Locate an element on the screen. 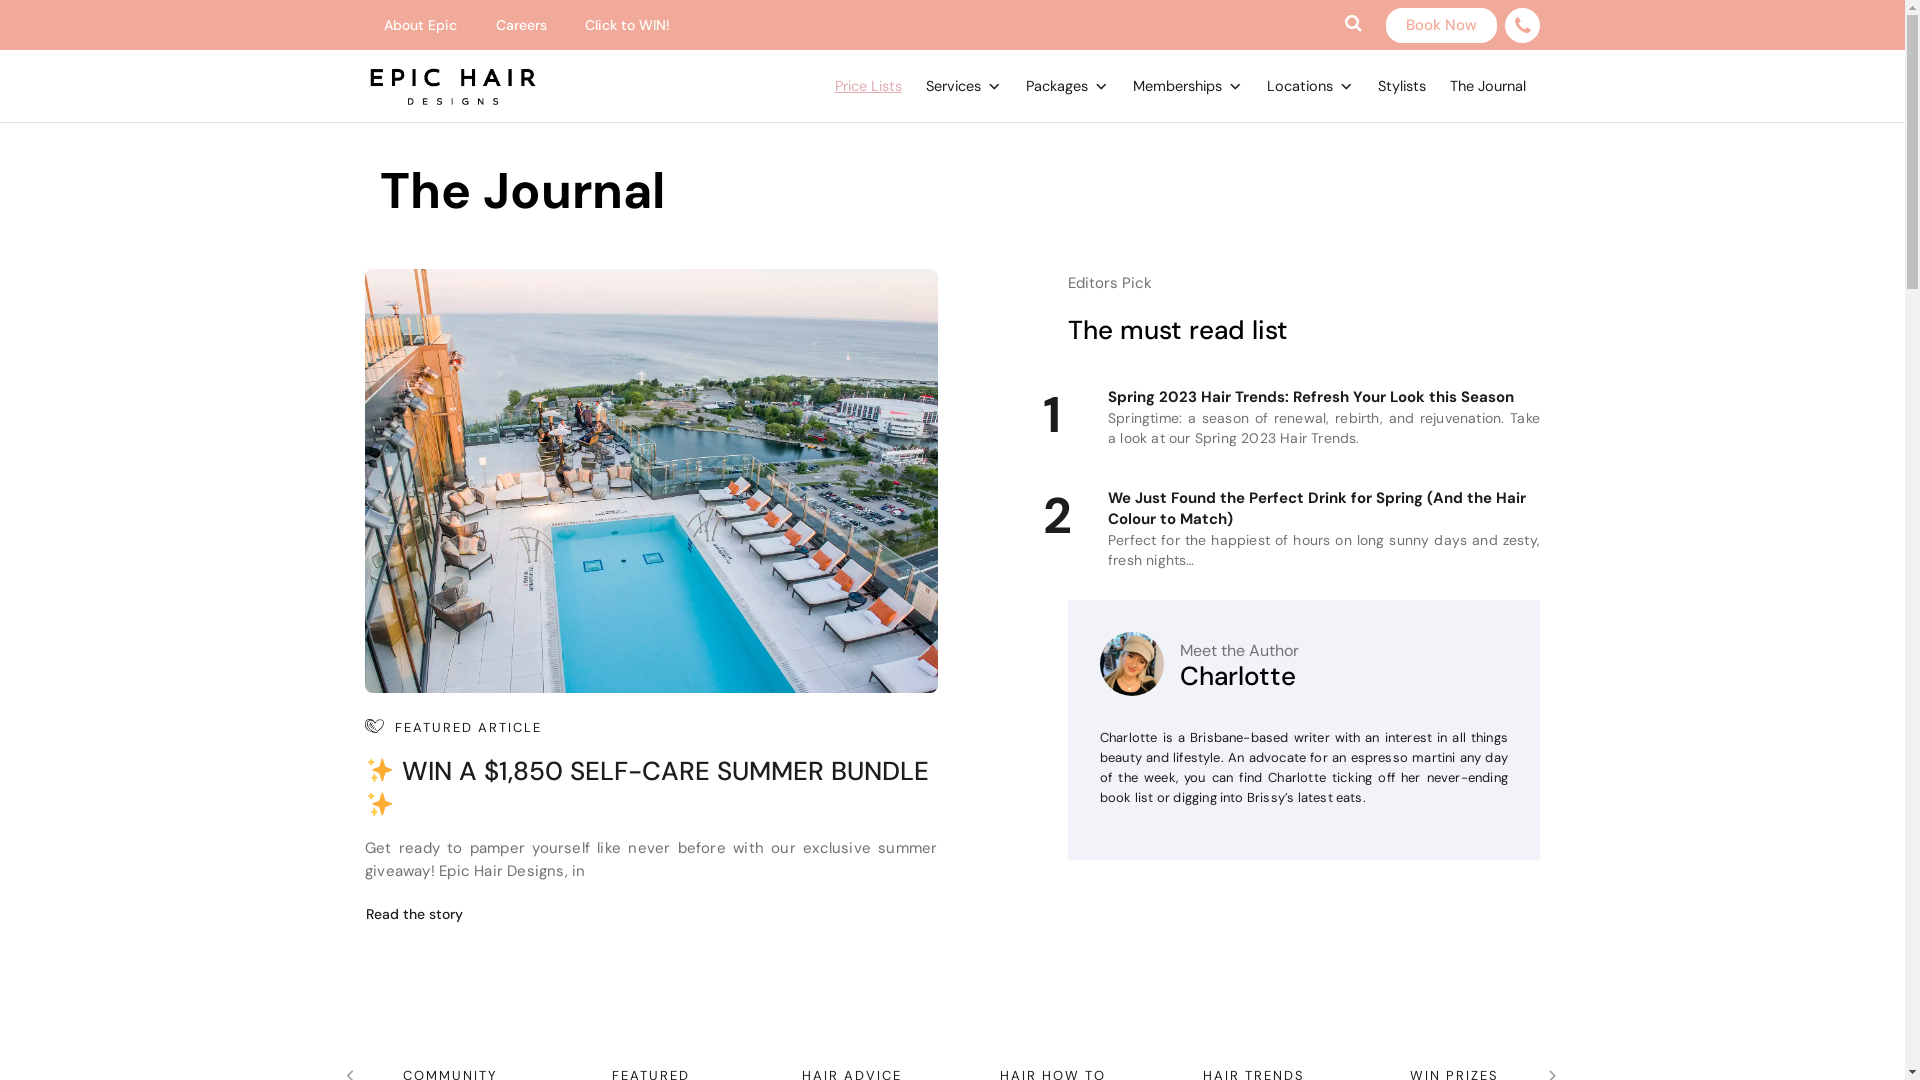 This screenshot has height=1080, width=1920. 'Careers' is located at coordinates (520, 25).